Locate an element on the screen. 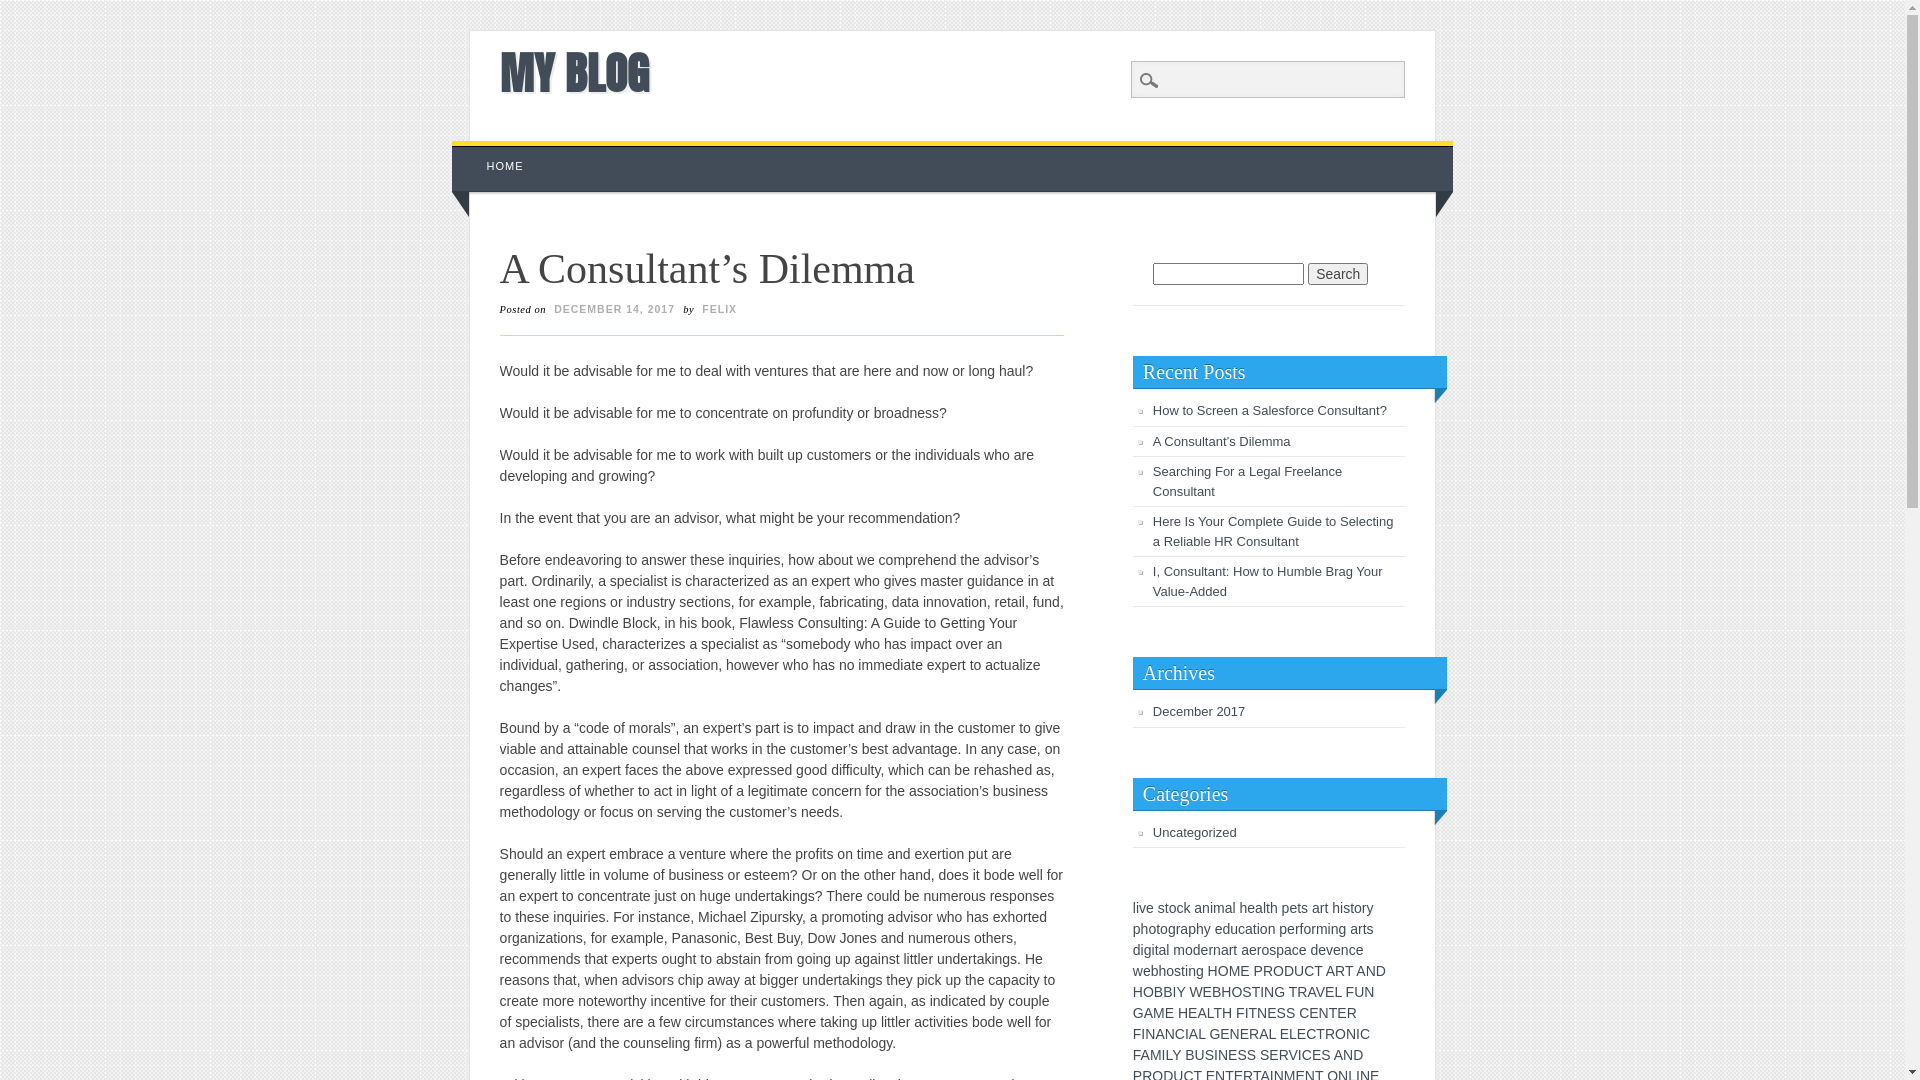 Image resolution: width=1920 pixels, height=1080 pixels. 'H' is located at coordinates (1219, 991).